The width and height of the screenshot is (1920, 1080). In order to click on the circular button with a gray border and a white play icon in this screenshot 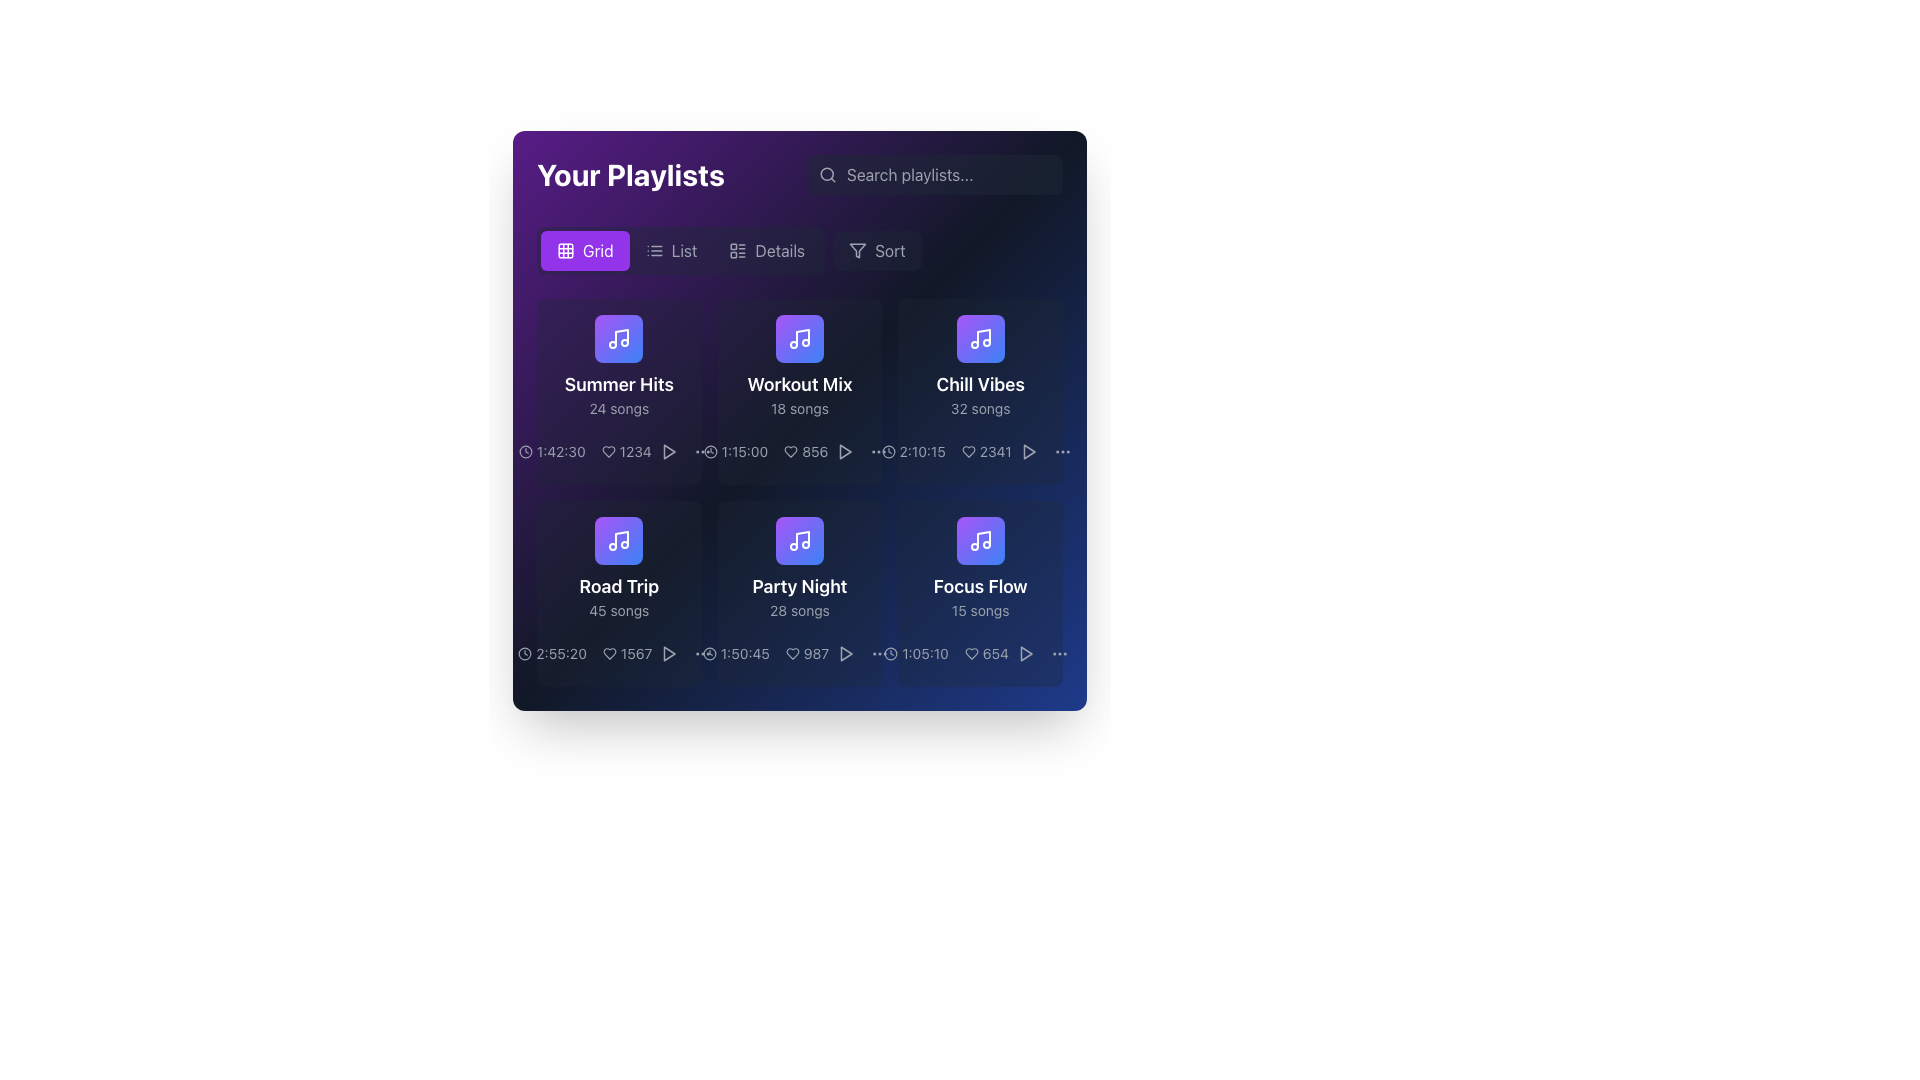, I will do `click(1028, 451)`.